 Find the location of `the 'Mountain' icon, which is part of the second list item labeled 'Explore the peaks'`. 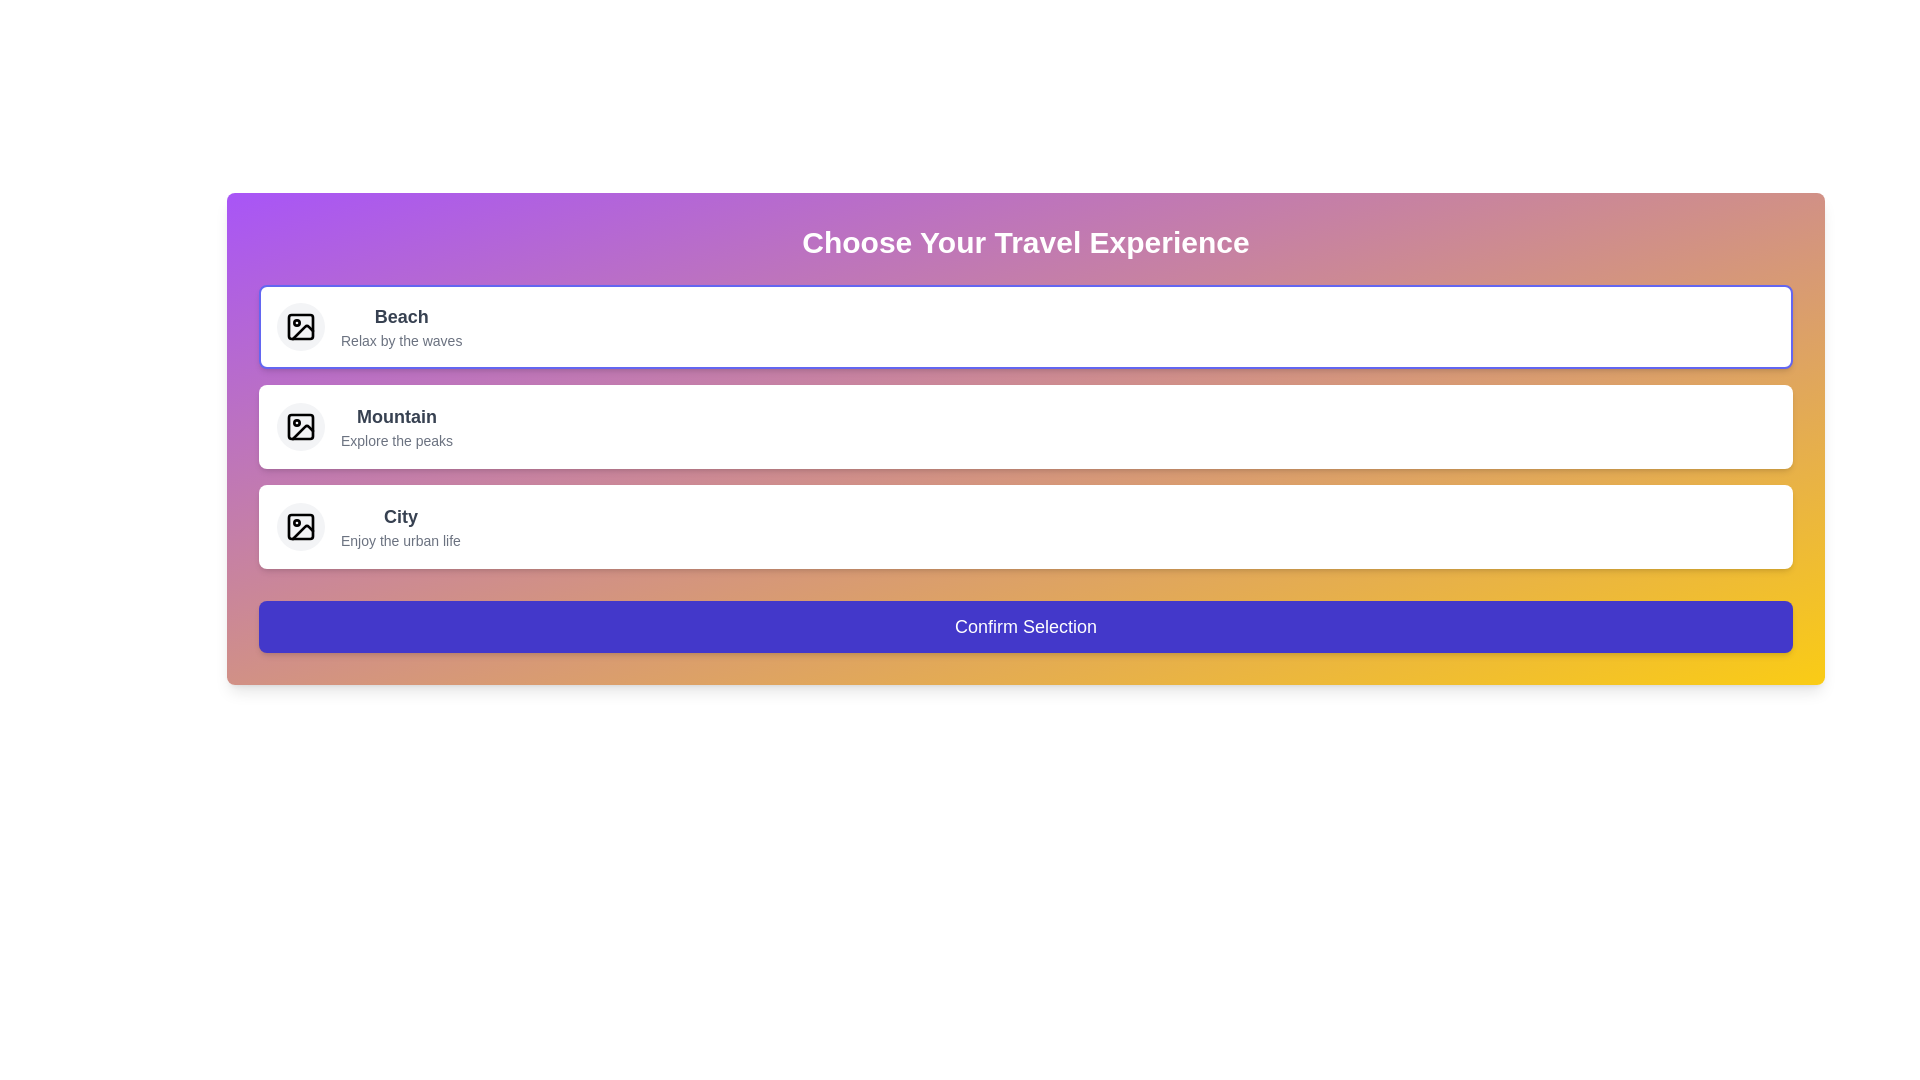

the 'Mountain' icon, which is part of the second list item labeled 'Explore the peaks' is located at coordinates (300, 426).